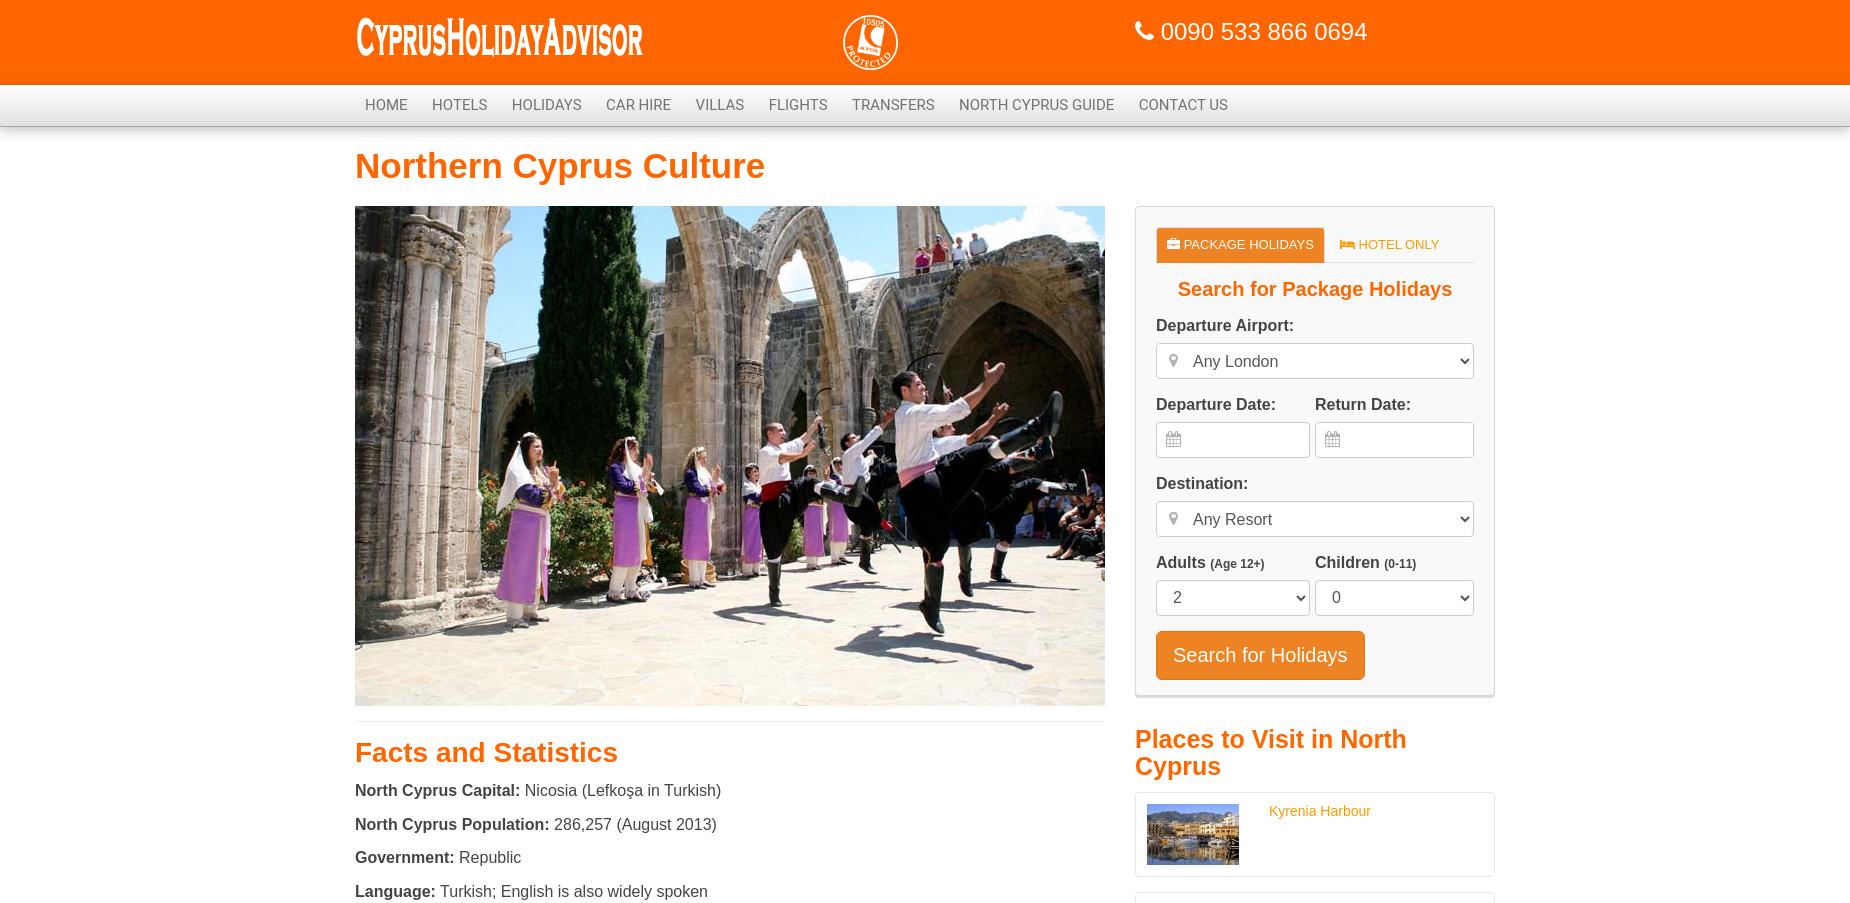  Describe the element at coordinates (487, 857) in the screenshot. I see `'Republic'` at that location.